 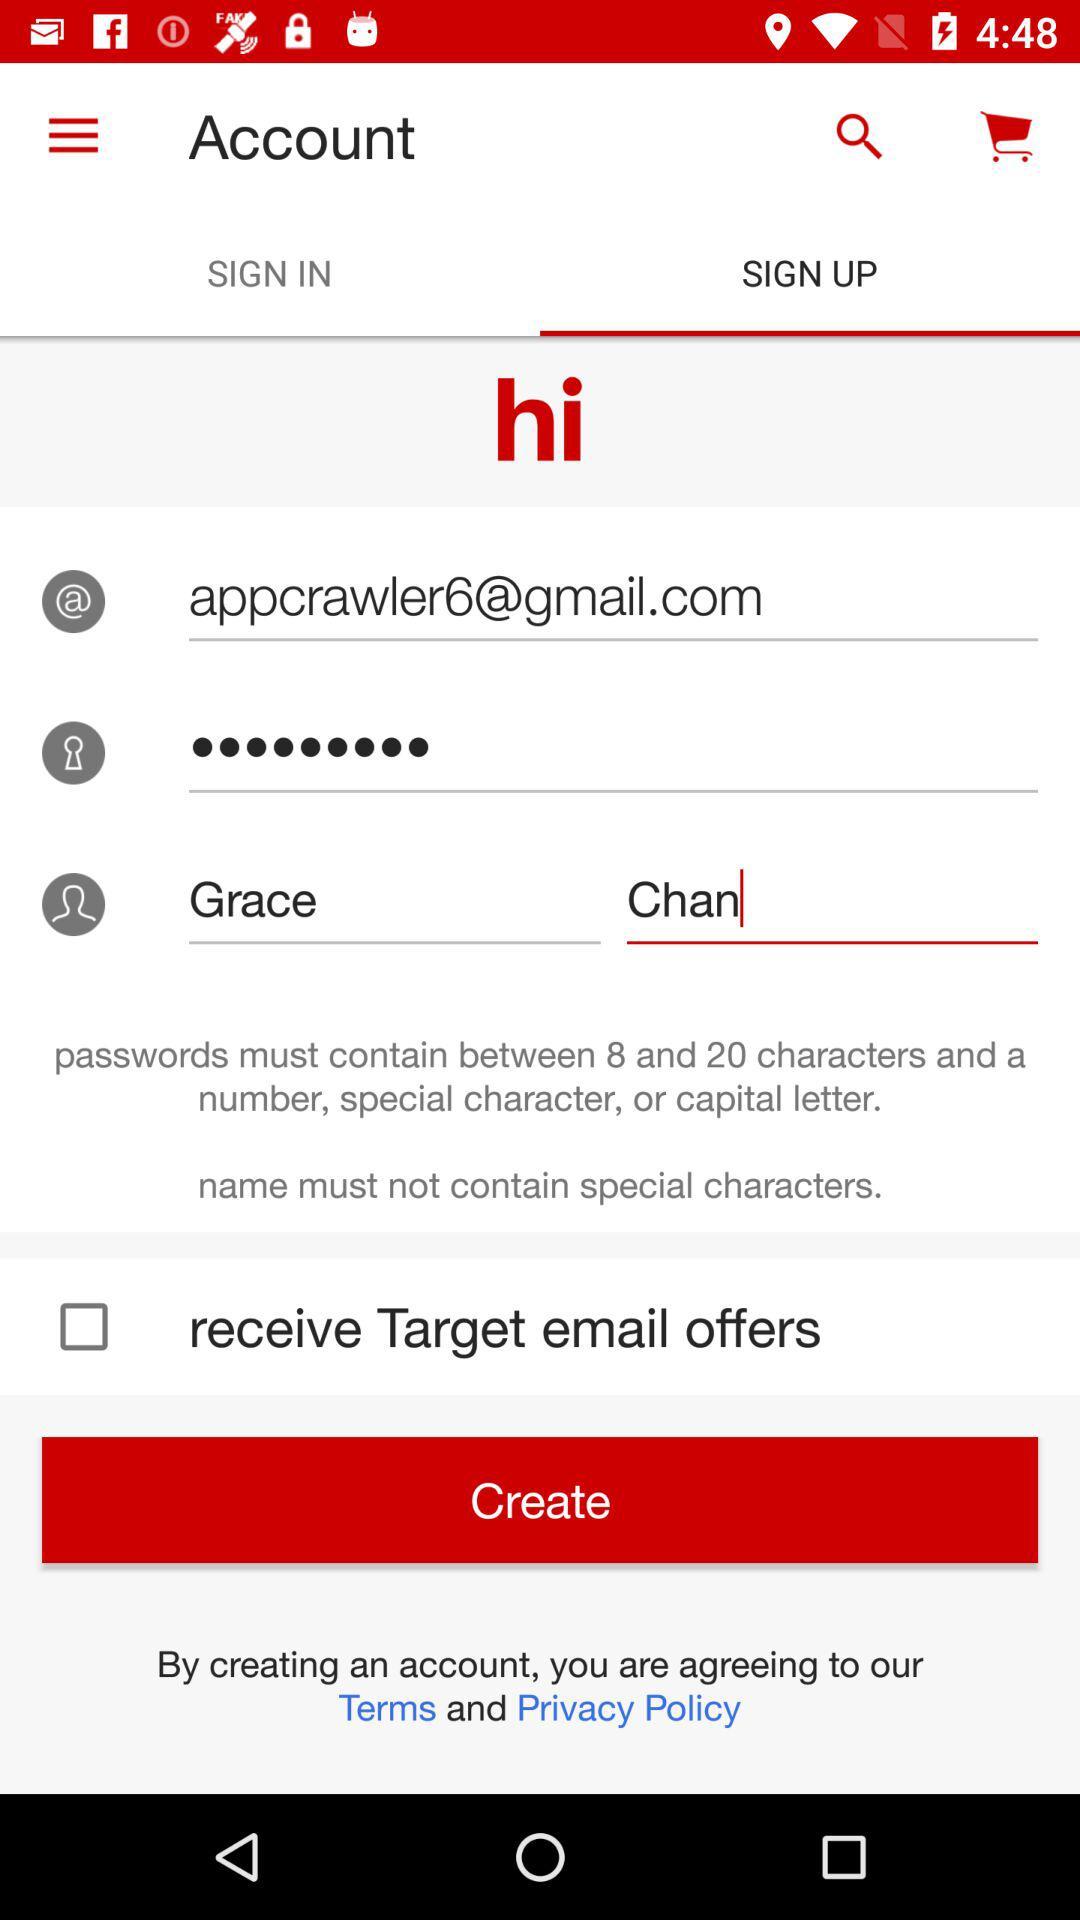 I want to click on icon to the left of account, so click(x=72, y=135).